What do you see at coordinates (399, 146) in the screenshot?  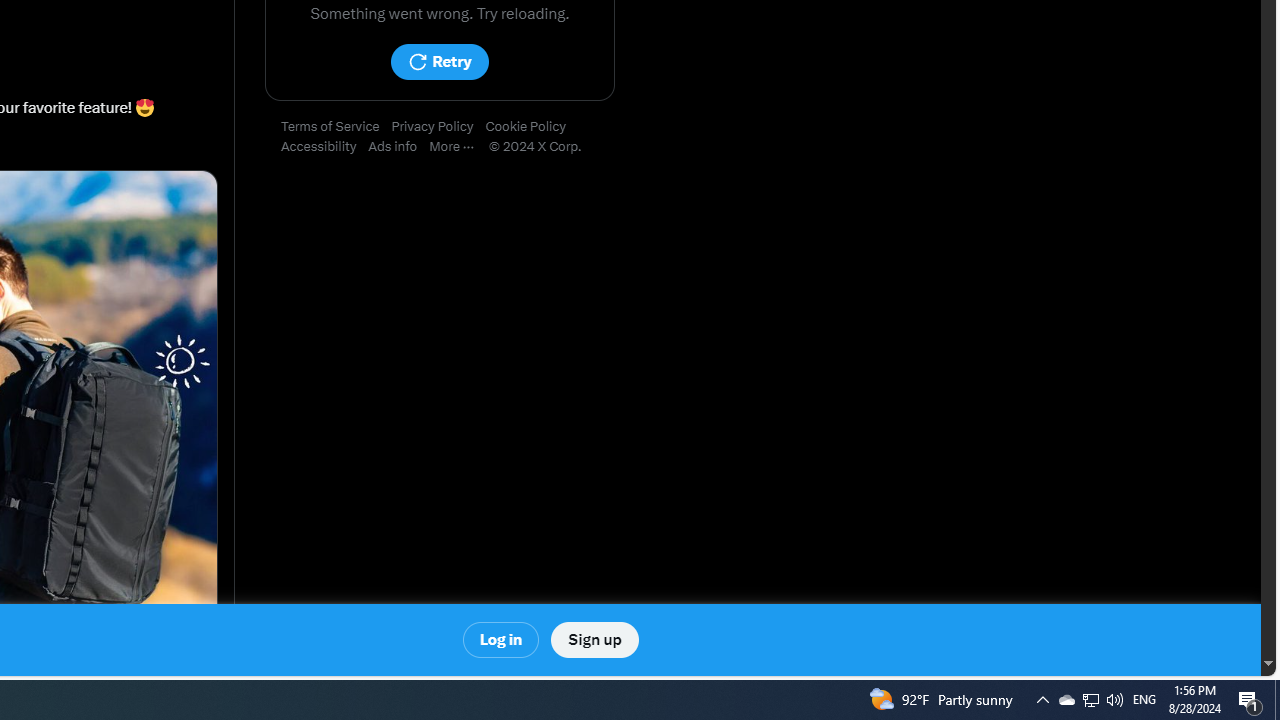 I see `'Ads info'` at bounding box center [399, 146].